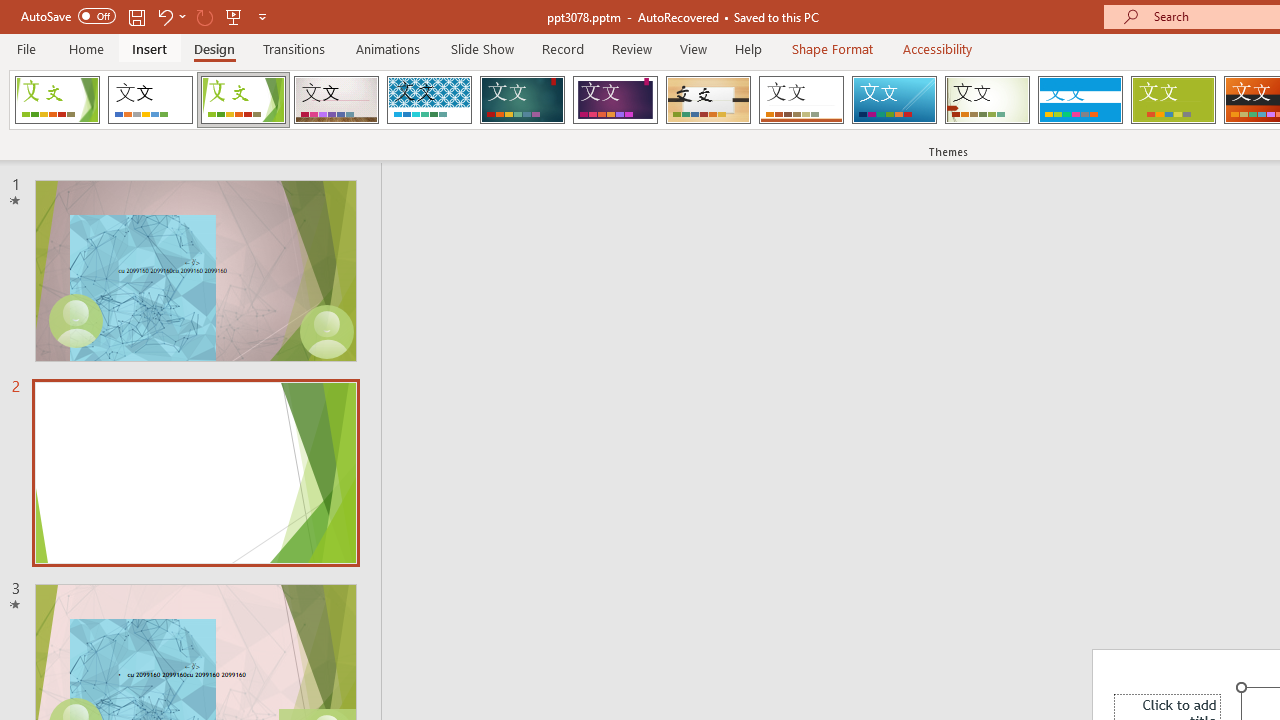 The height and width of the screenshot is (720, 1280). I want to click on 'Ion Boardroom', so click(614, 100).